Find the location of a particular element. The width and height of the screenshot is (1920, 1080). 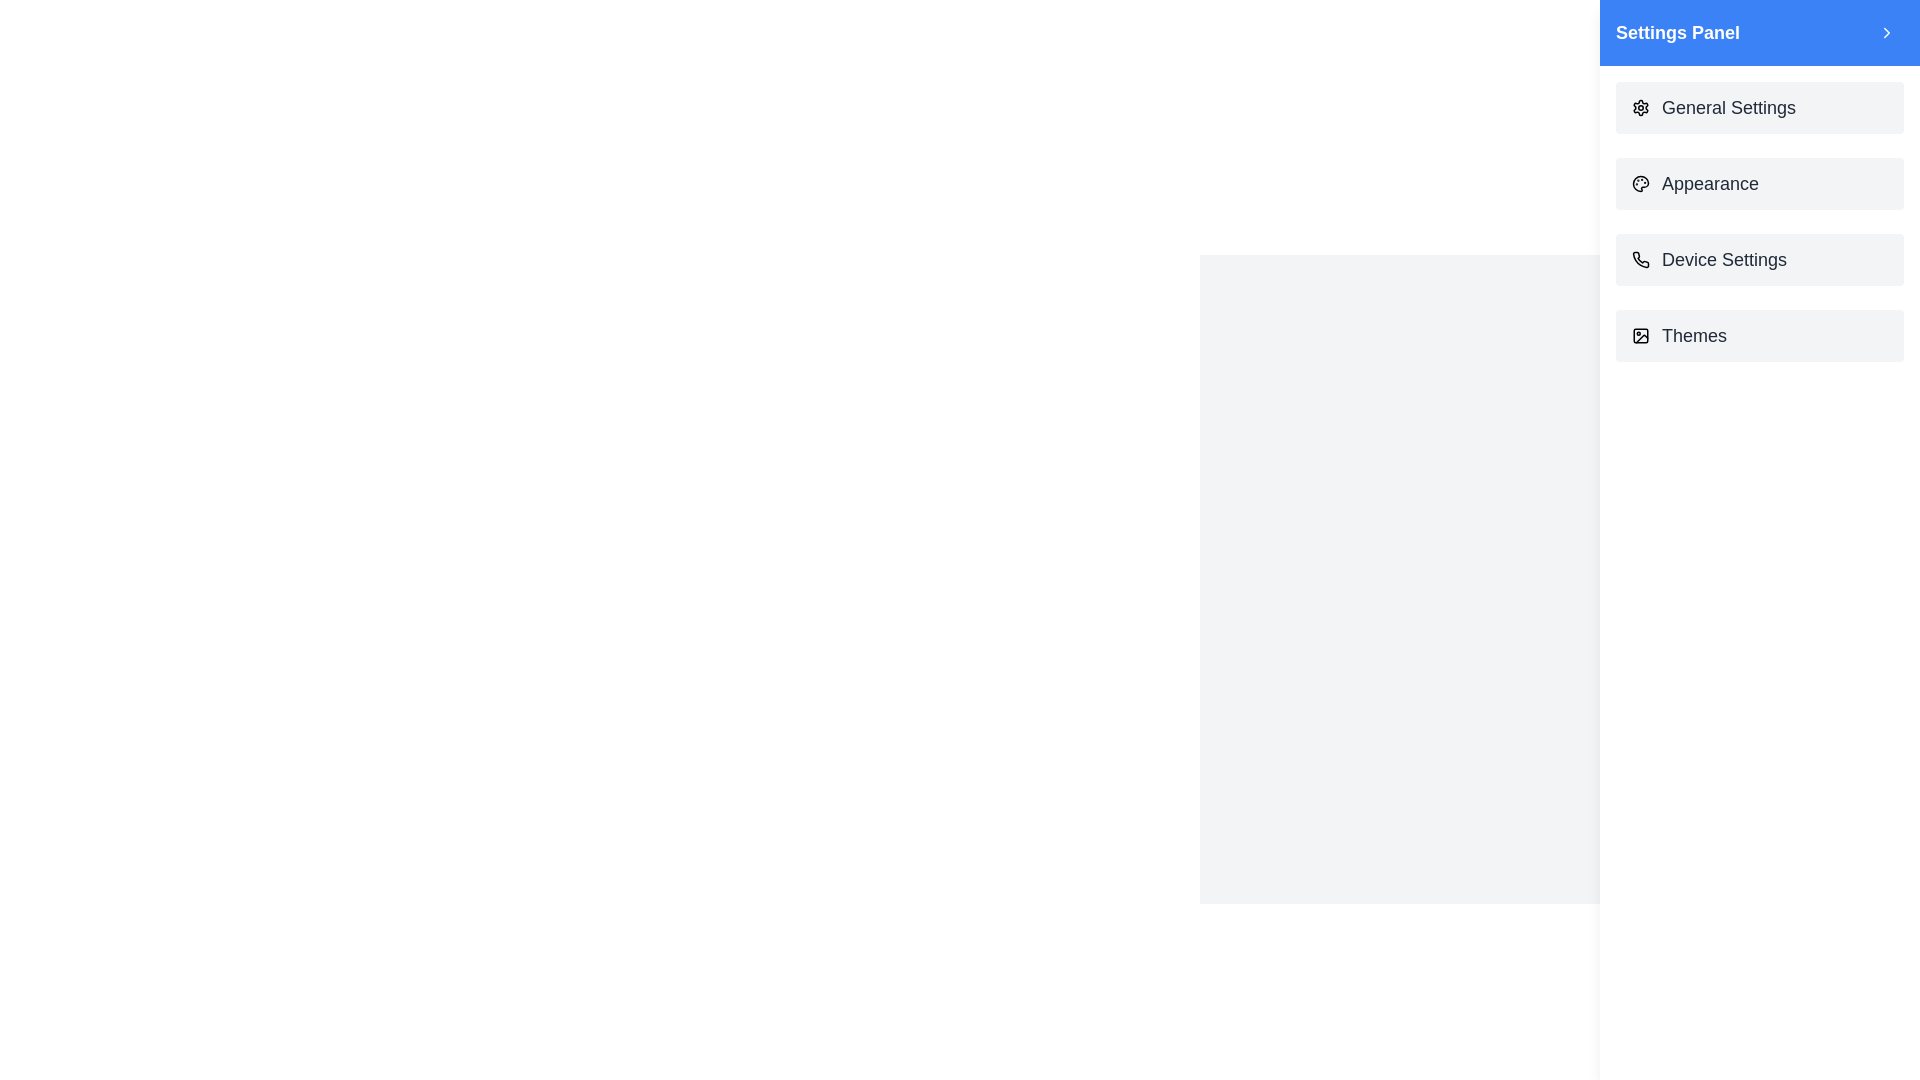

the 'Themes' Text Label located to the right of the icon in the last menu item of the 'Appearance' section in the right-side panel is located at coordinates (1693, 334).